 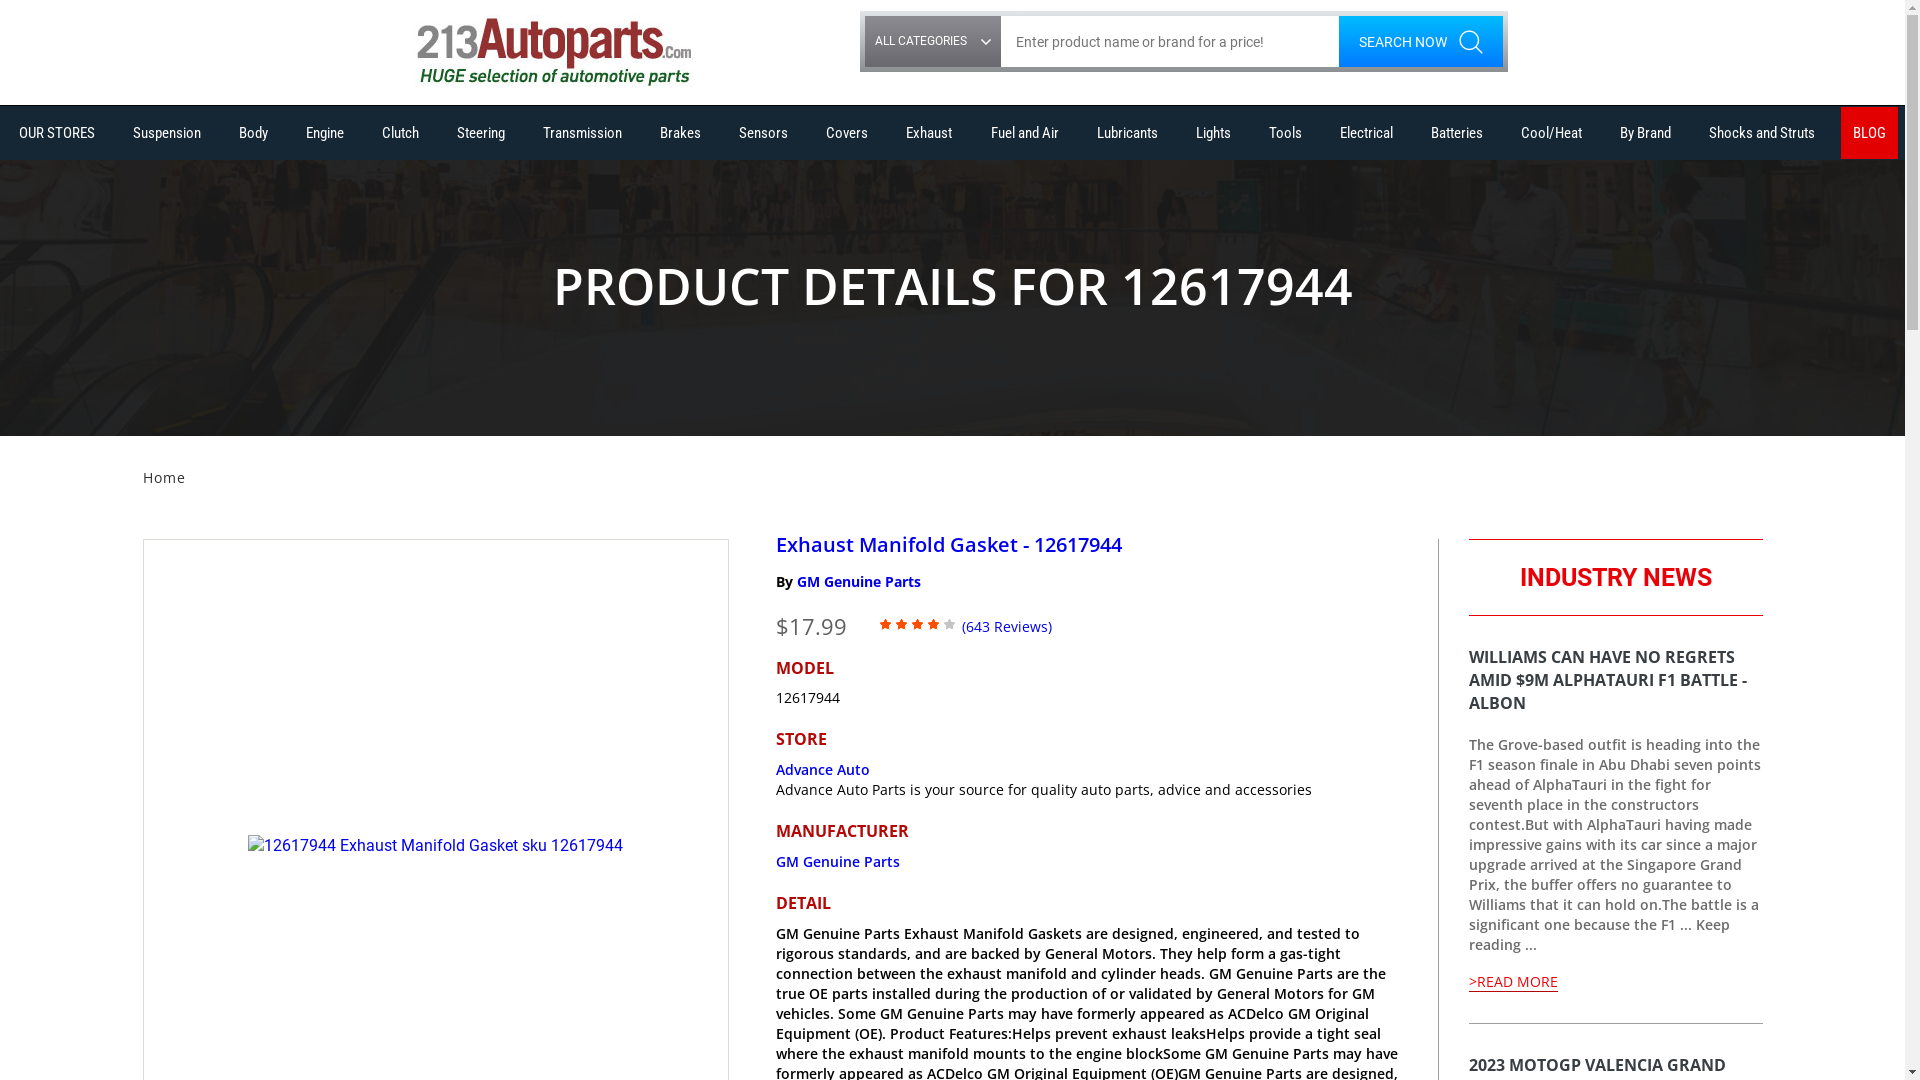 What do you see at coordinates (1840, 132) in the screenshot?
I see `'BLOG'` at bounding box center [1840, 132].